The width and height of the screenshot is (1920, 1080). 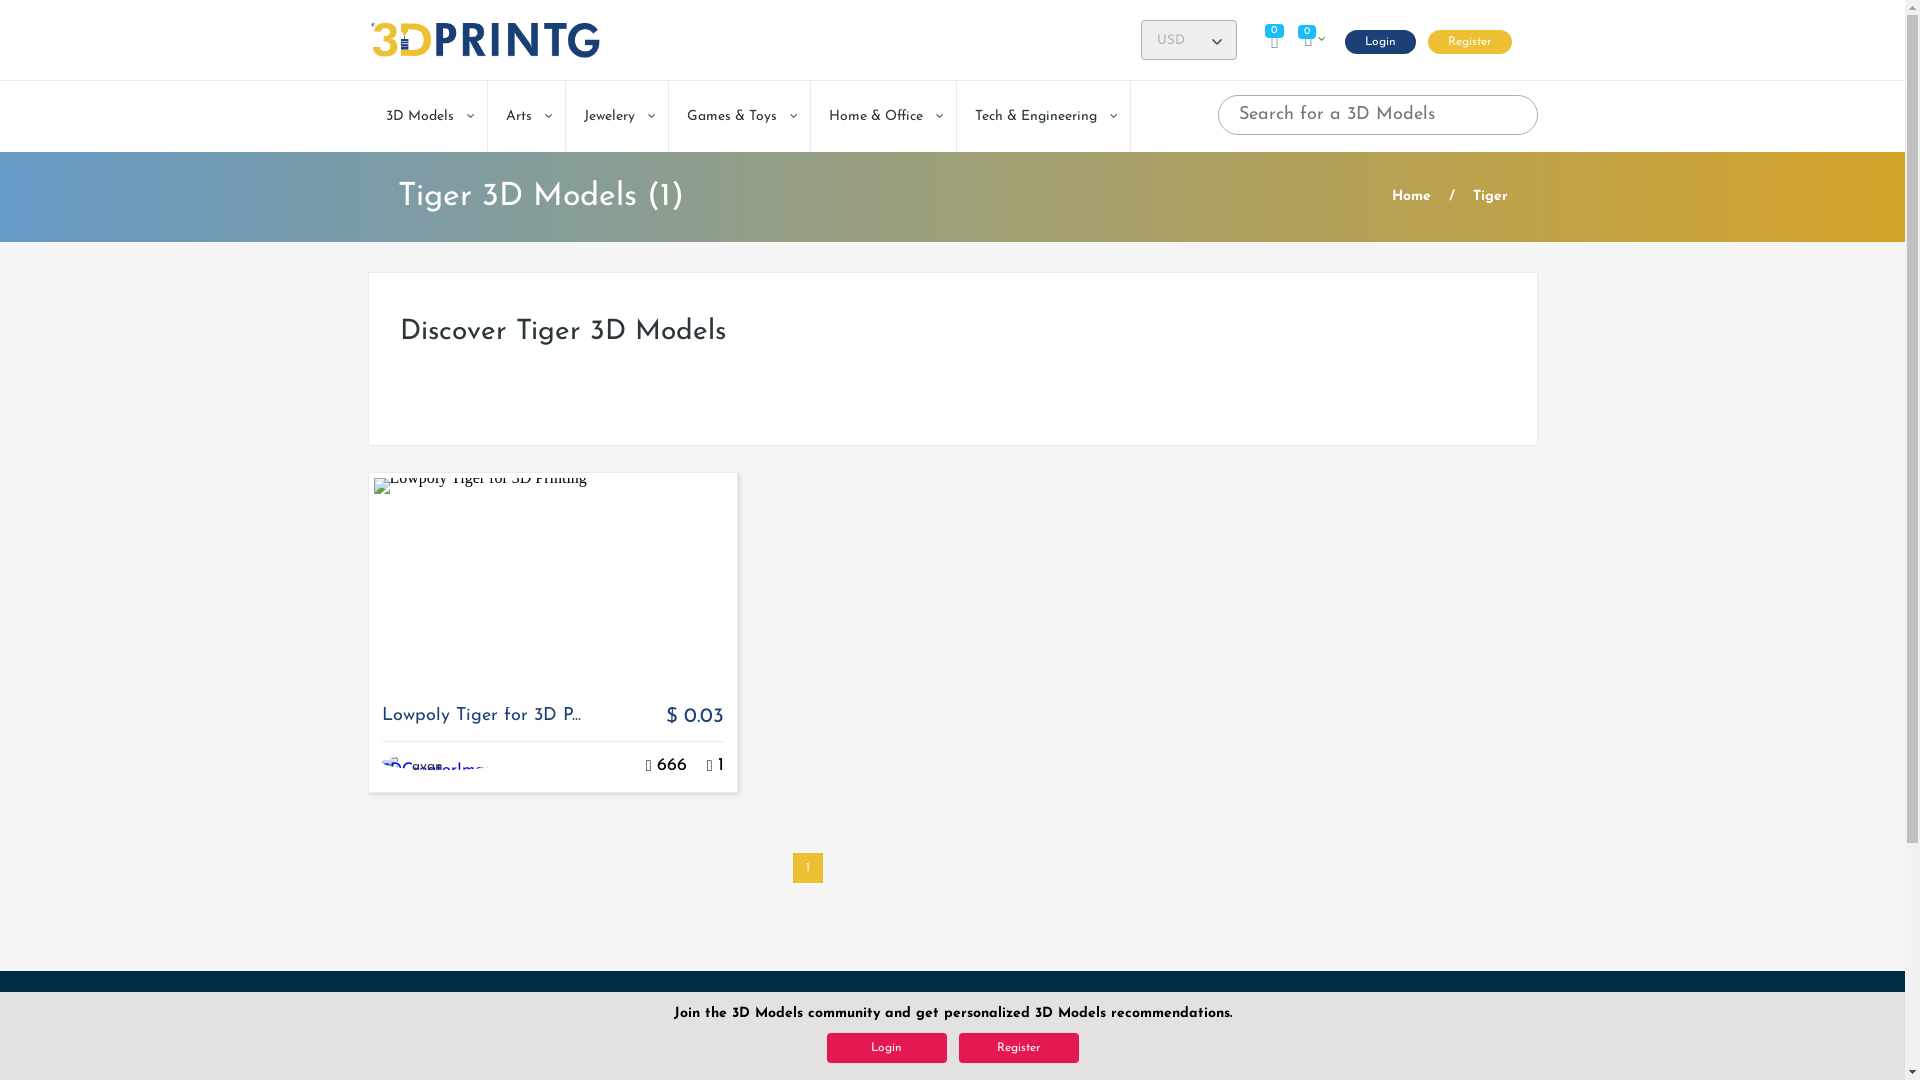 I want to click on '3D Models', so click(x=426, y=116).